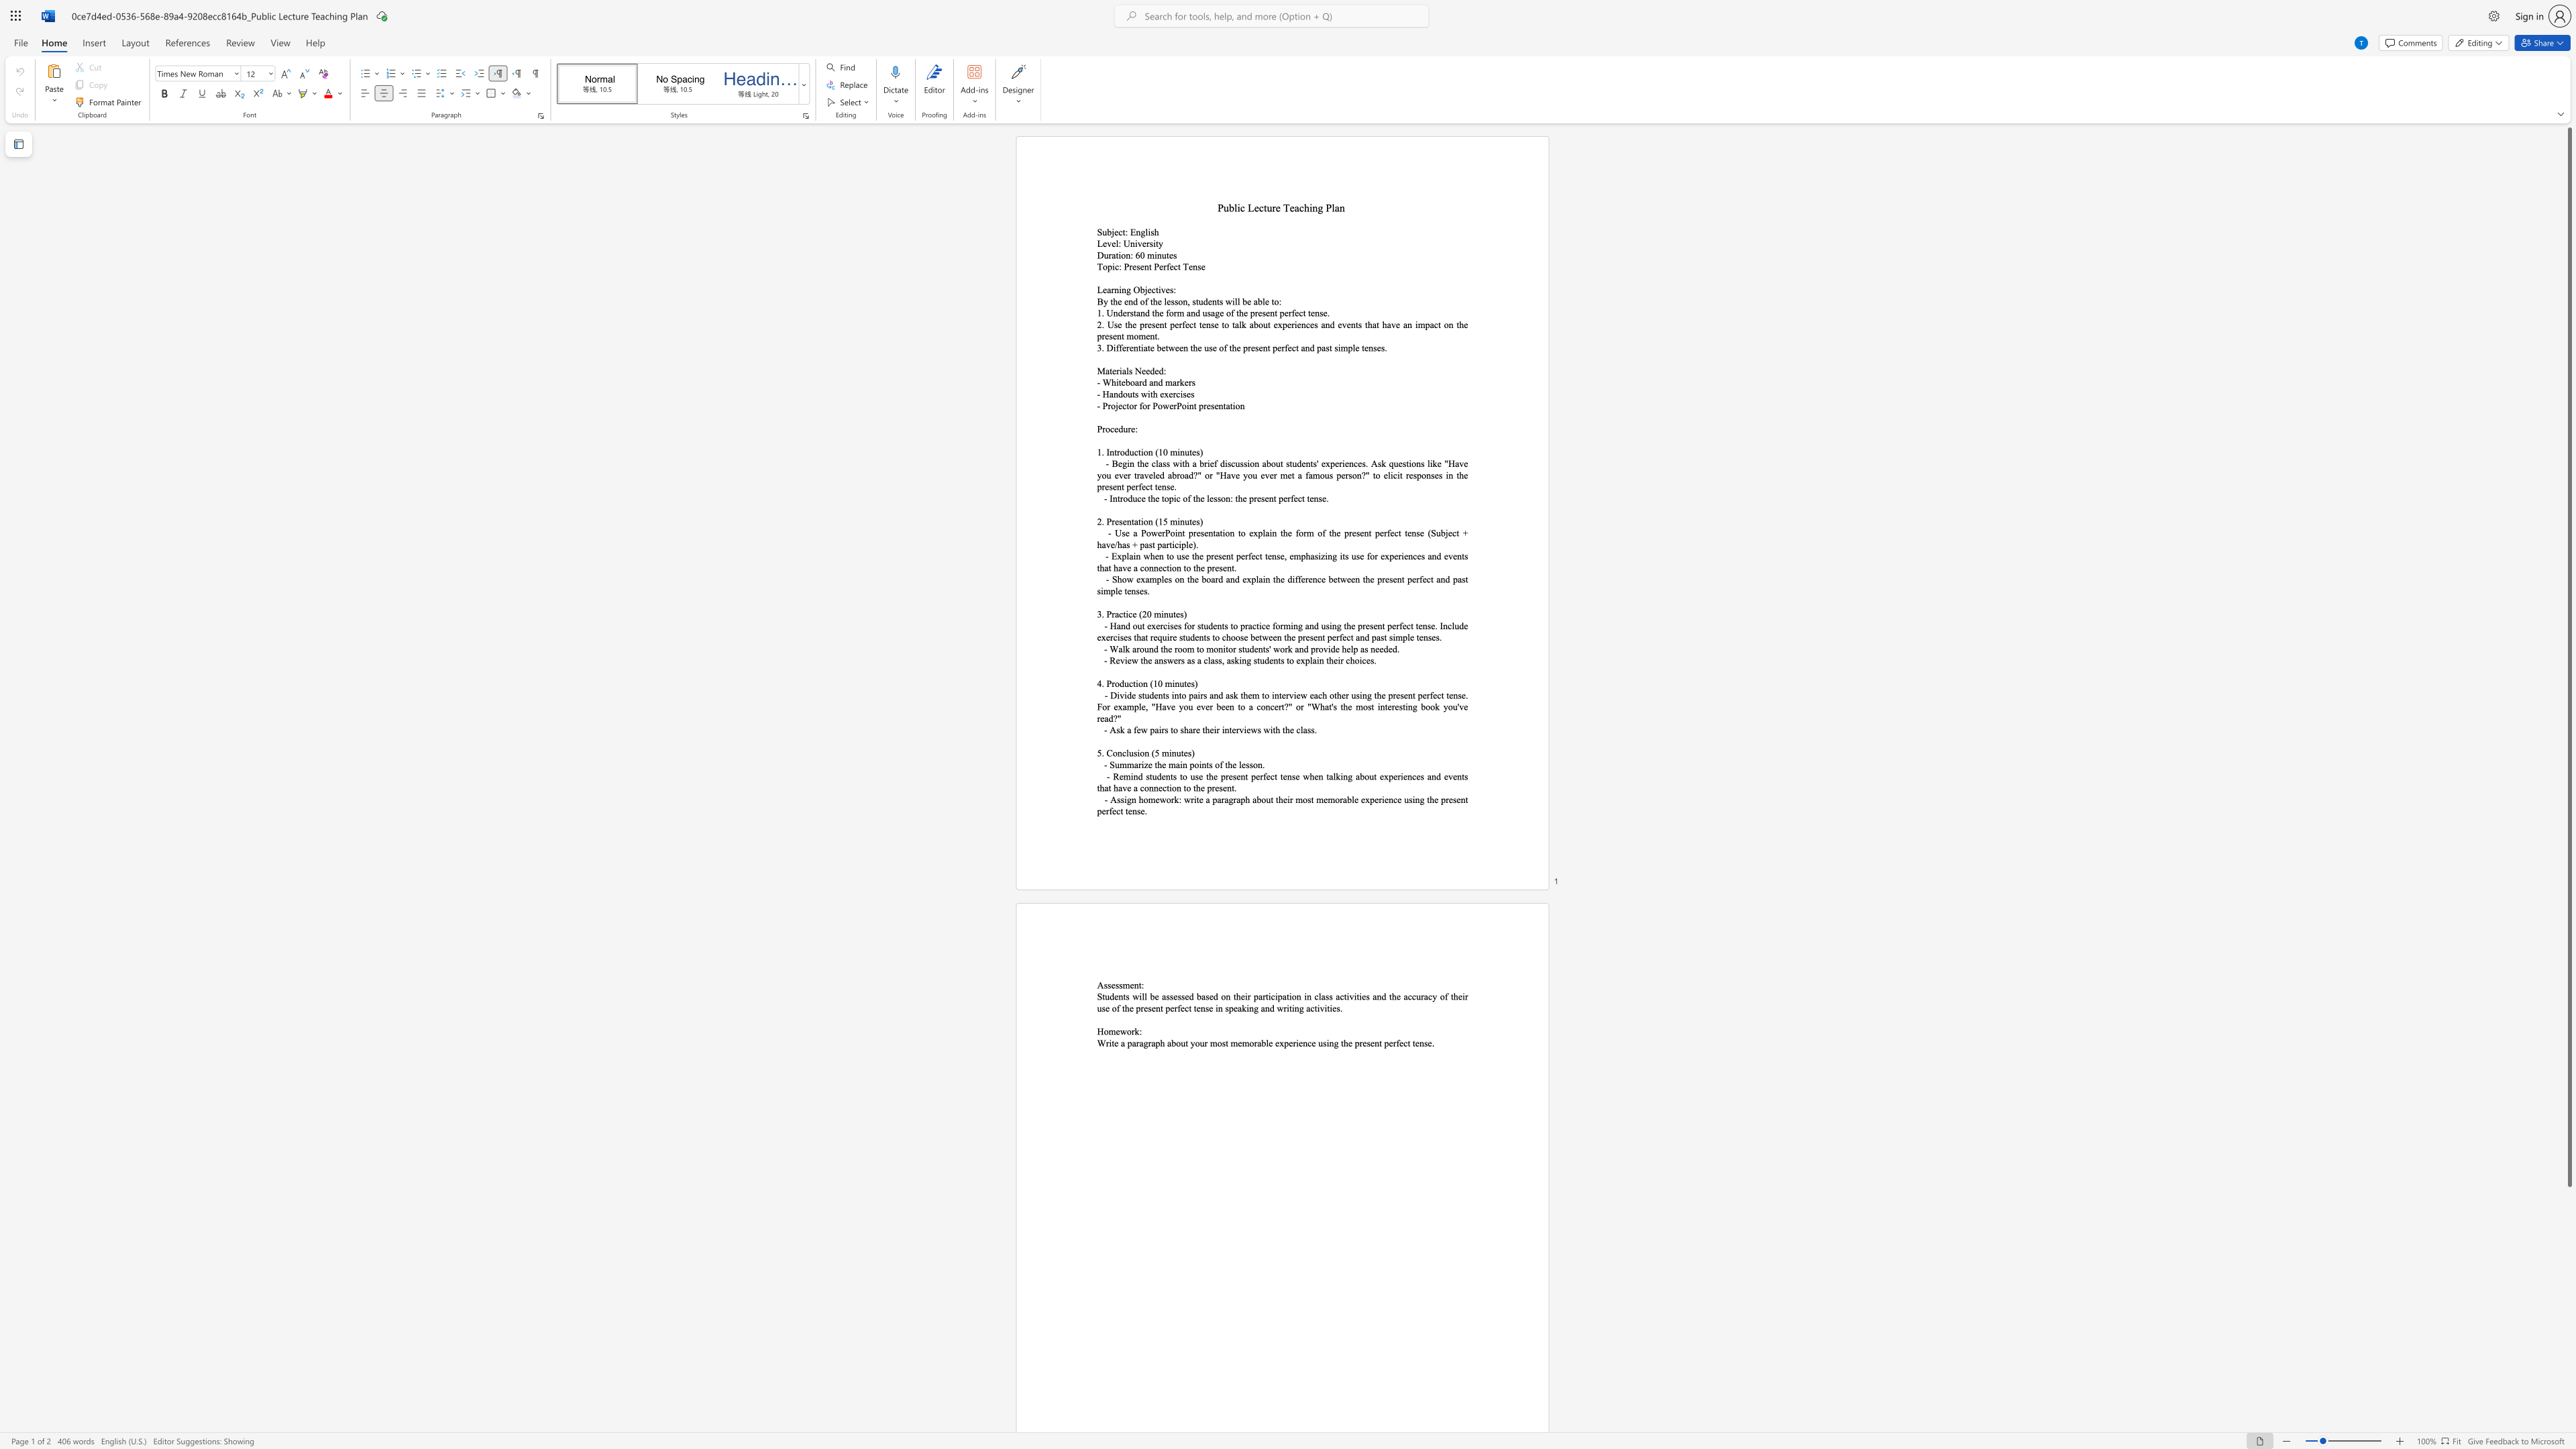  What do you see at coordinates (1114, 764) in the screenshot?
I see `the subset text "ummarize the main p" within the text "- Summarize the main points of the lesson."` at bounding box center [1114, 764].